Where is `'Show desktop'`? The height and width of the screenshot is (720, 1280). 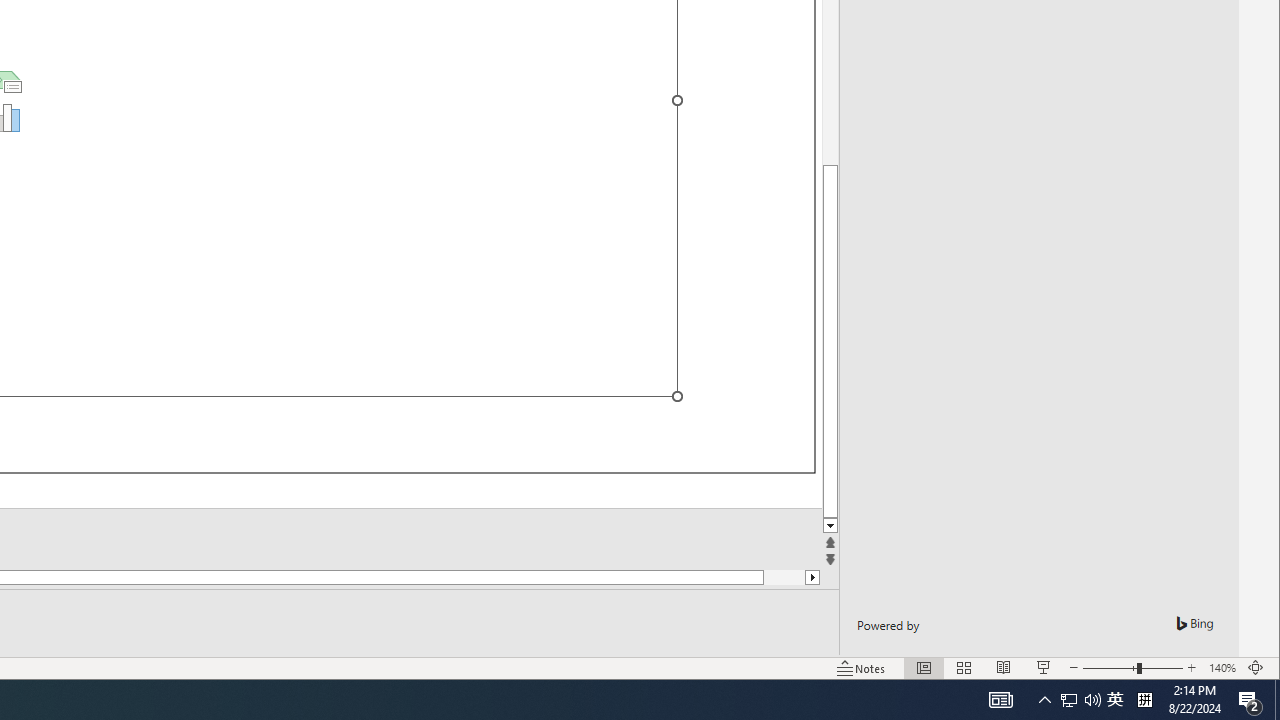
'Show desktop' is located at coordinates (1276, 698).